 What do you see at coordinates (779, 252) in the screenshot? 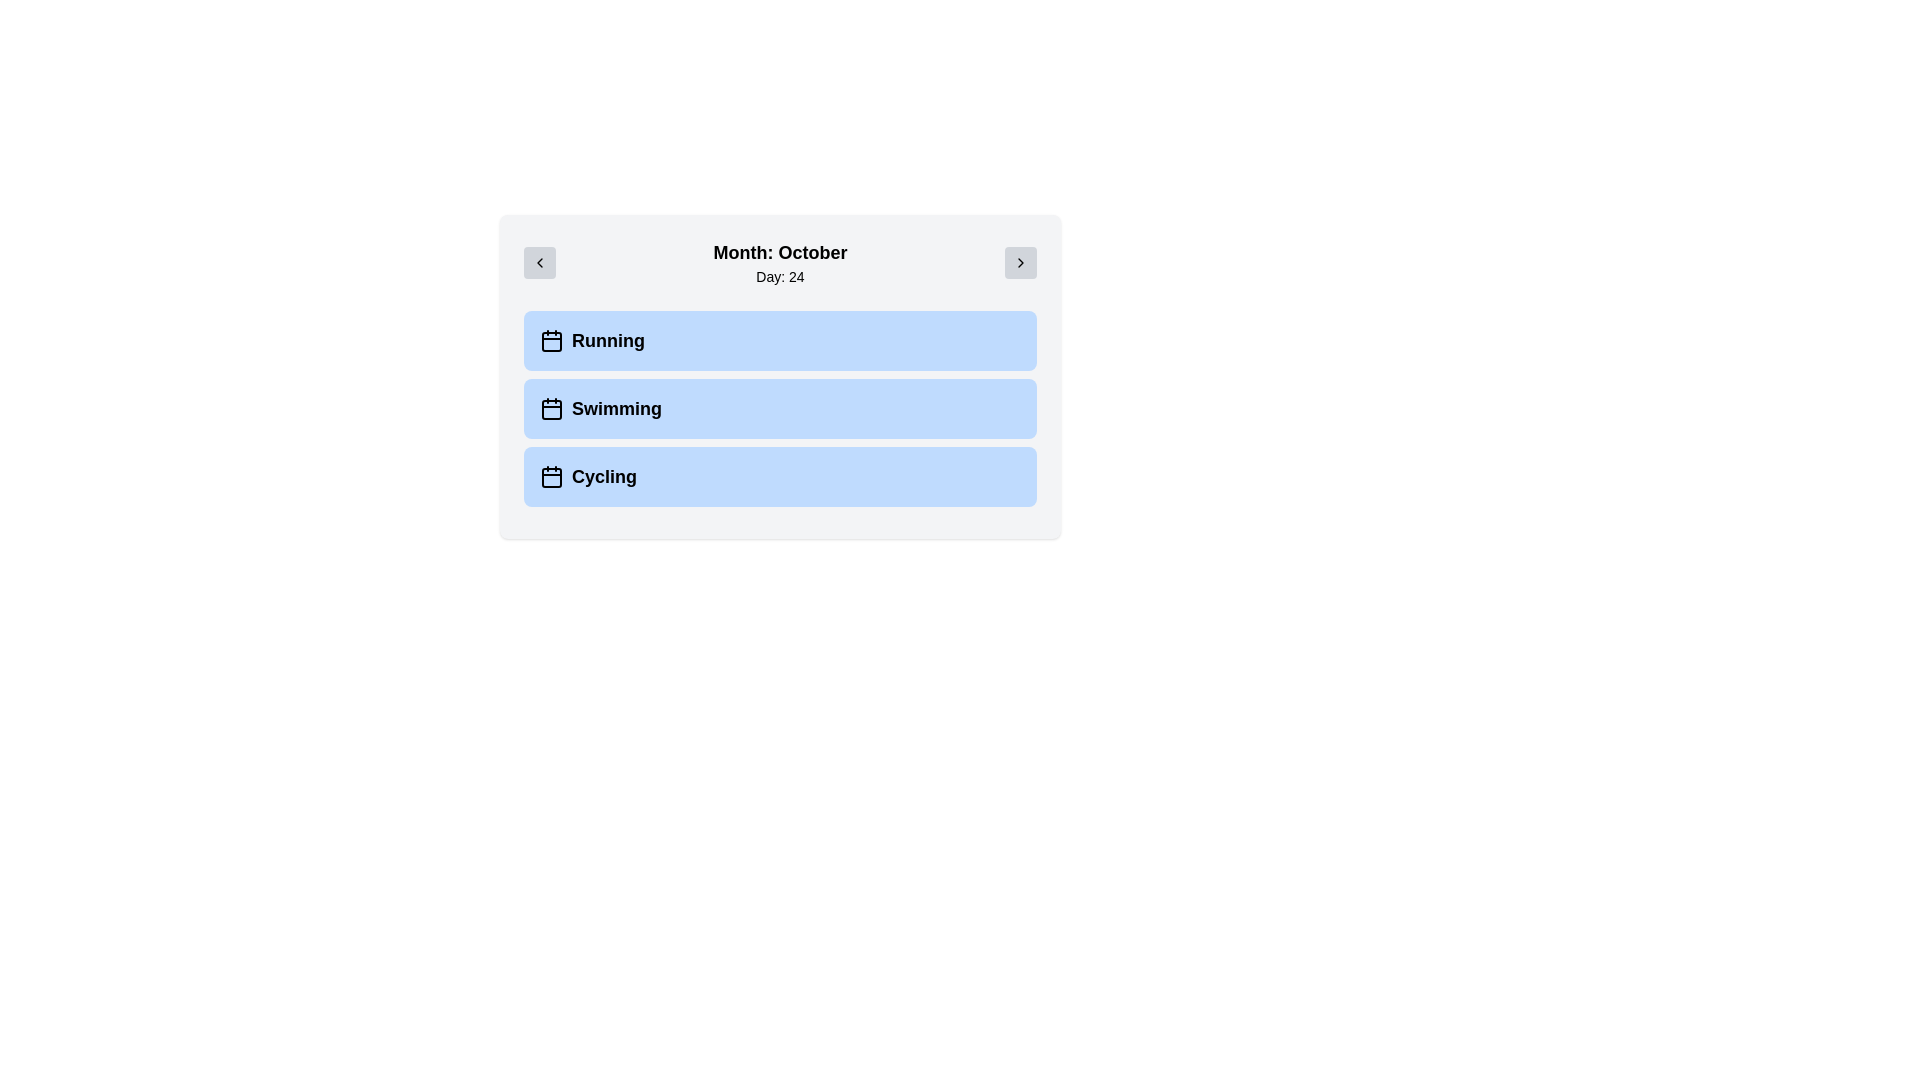
I see `the bolded text label displaying 'Month: October', which is located at the top of the interface, above 'Day: 24'` at bounding box center [779, 252].